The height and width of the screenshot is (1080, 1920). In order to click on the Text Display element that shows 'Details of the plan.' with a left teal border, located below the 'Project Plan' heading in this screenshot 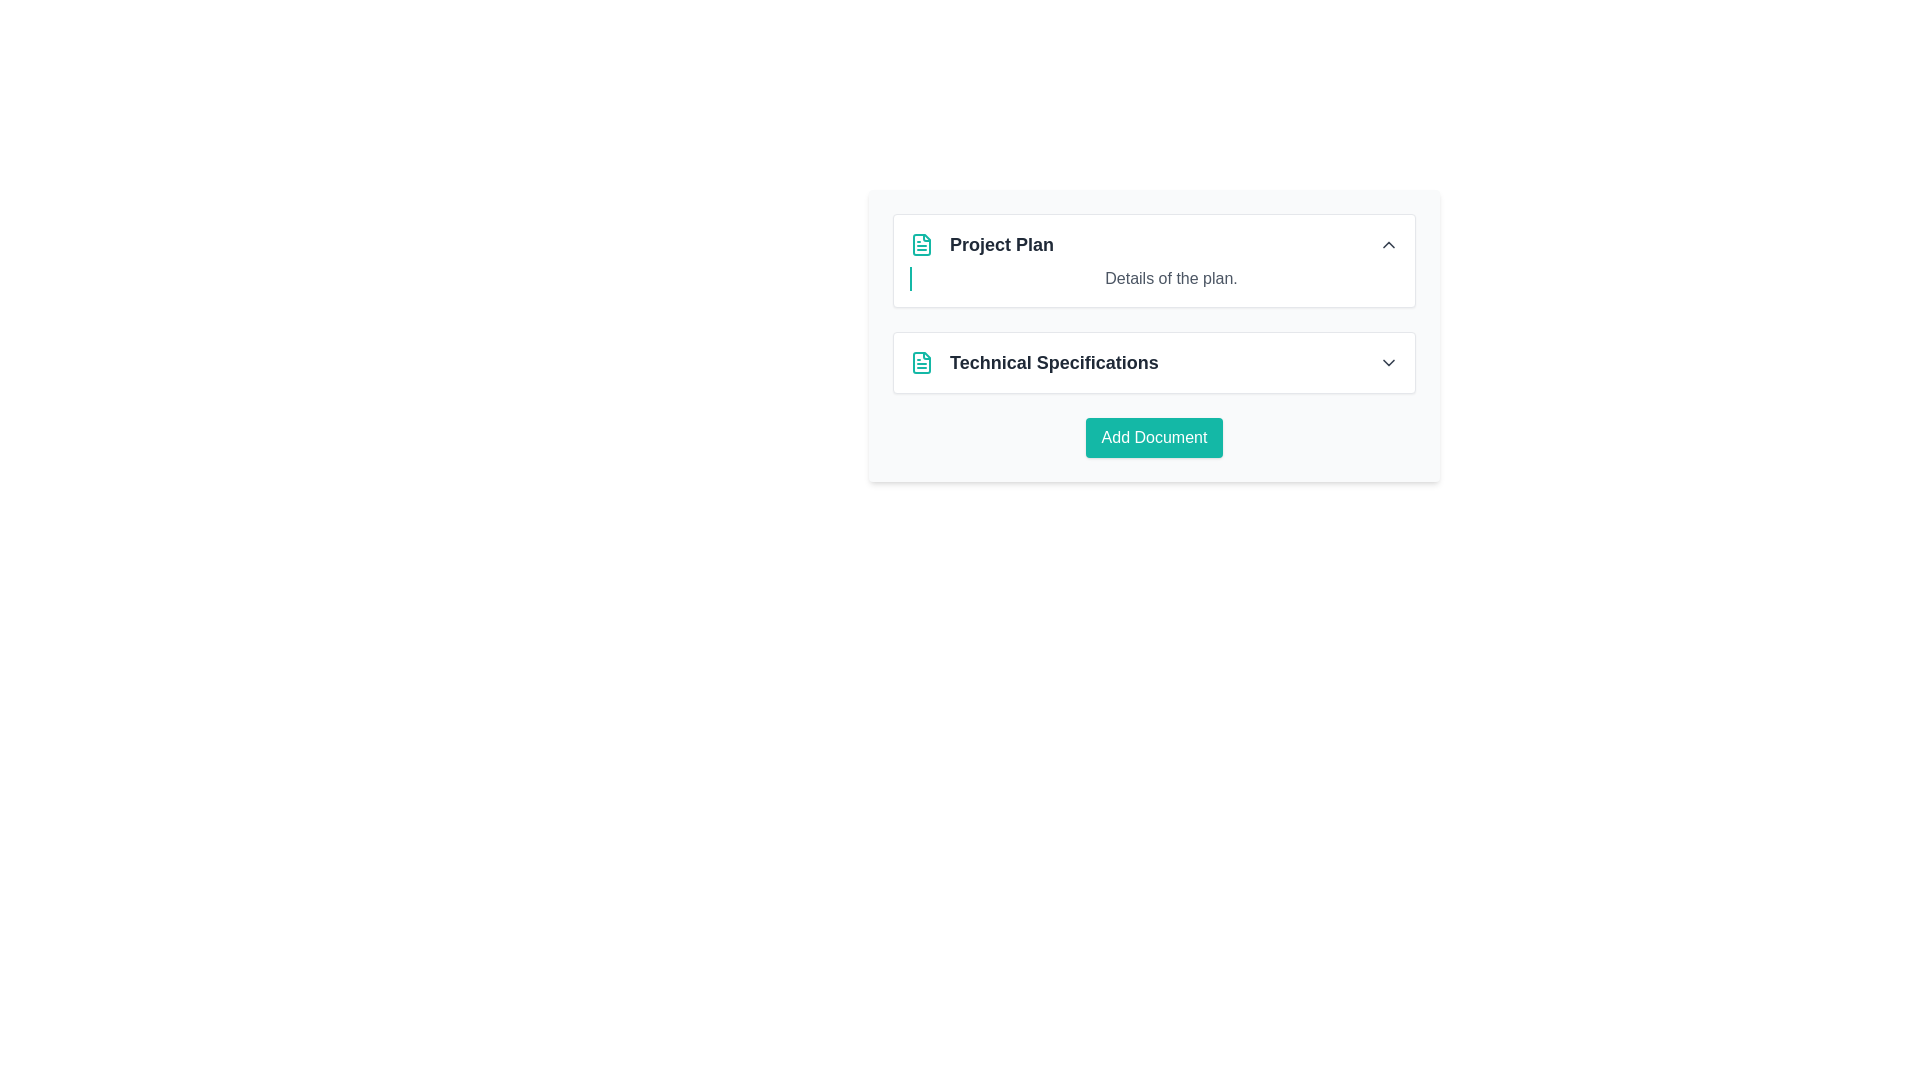, I will do `click(1154, 278)`.